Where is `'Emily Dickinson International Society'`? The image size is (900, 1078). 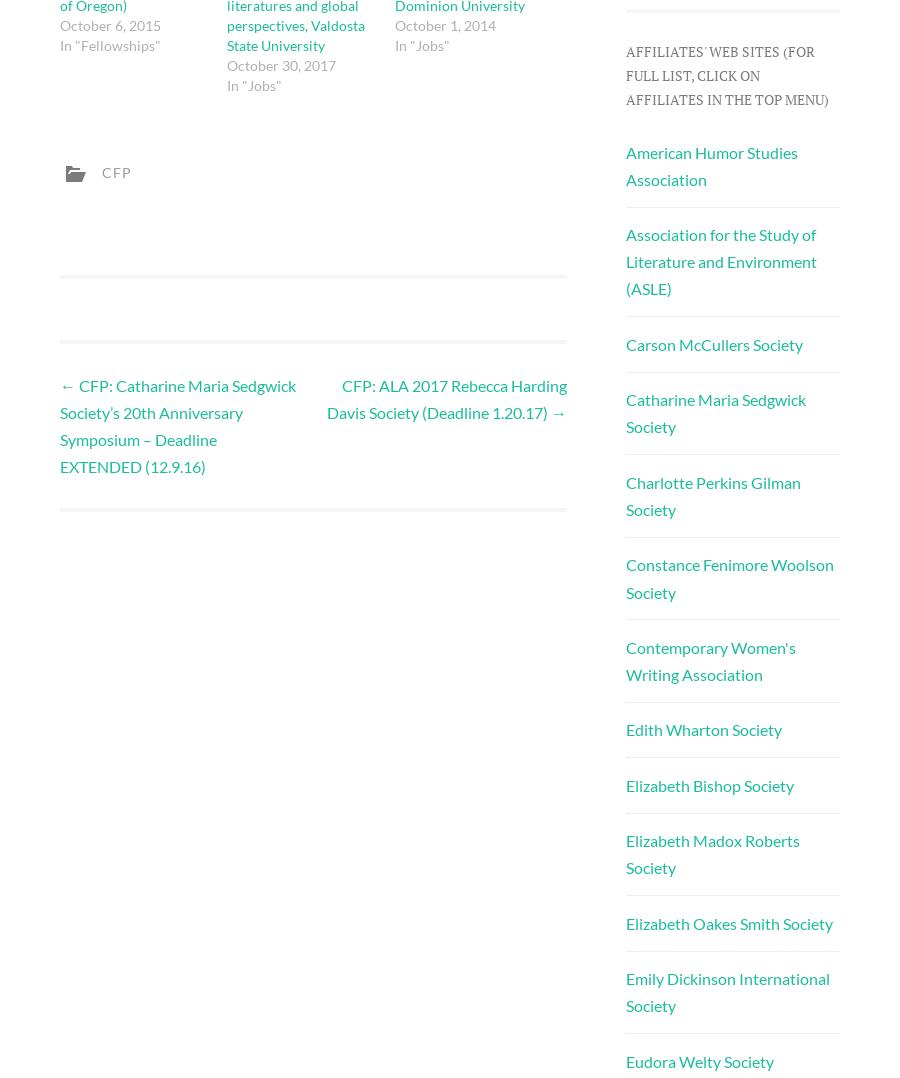
'Emily Dickinson International Society' is located at coordinates (624, 991).